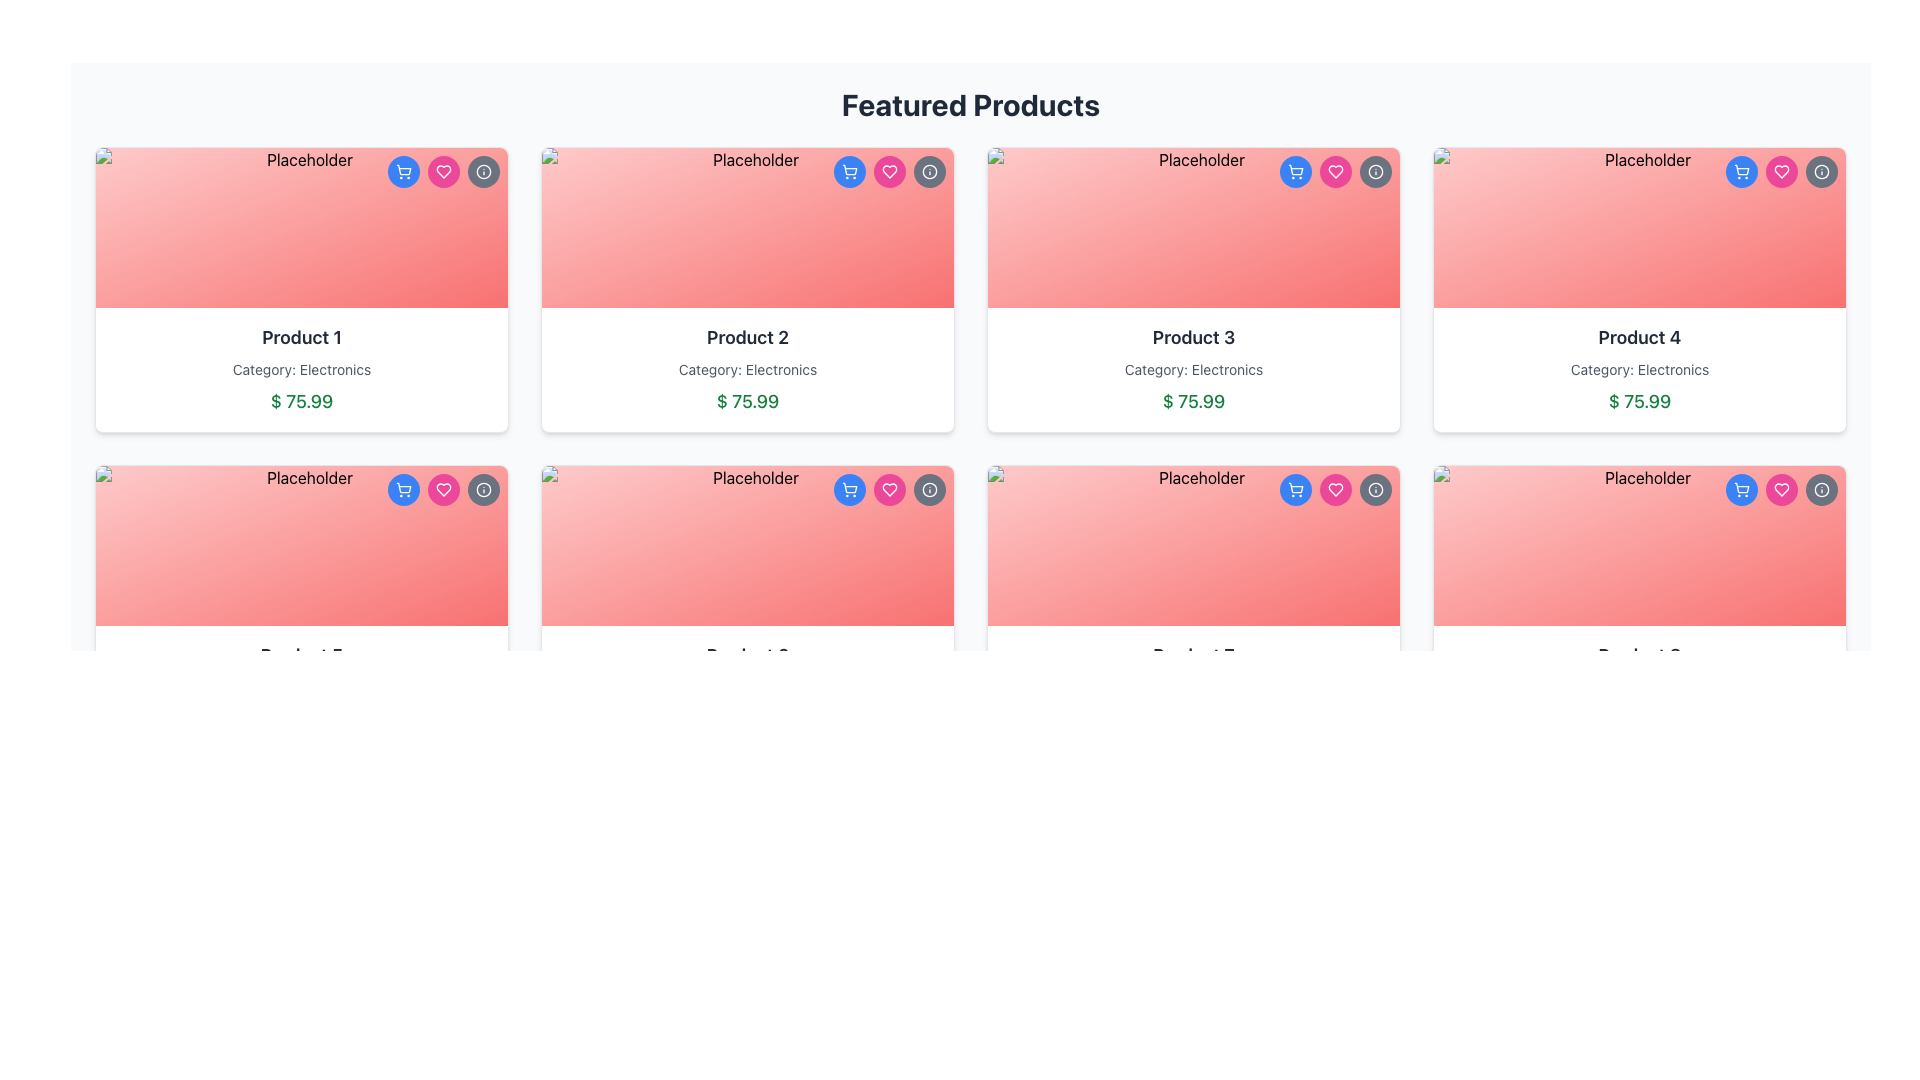  What do you see at coordinates (929, 171) in the screenshot?
I see `the circular button with a gray background and white border, featuring an info icon at its center, located in the top-right corner of the second product card` at bounding box center [929, 171].